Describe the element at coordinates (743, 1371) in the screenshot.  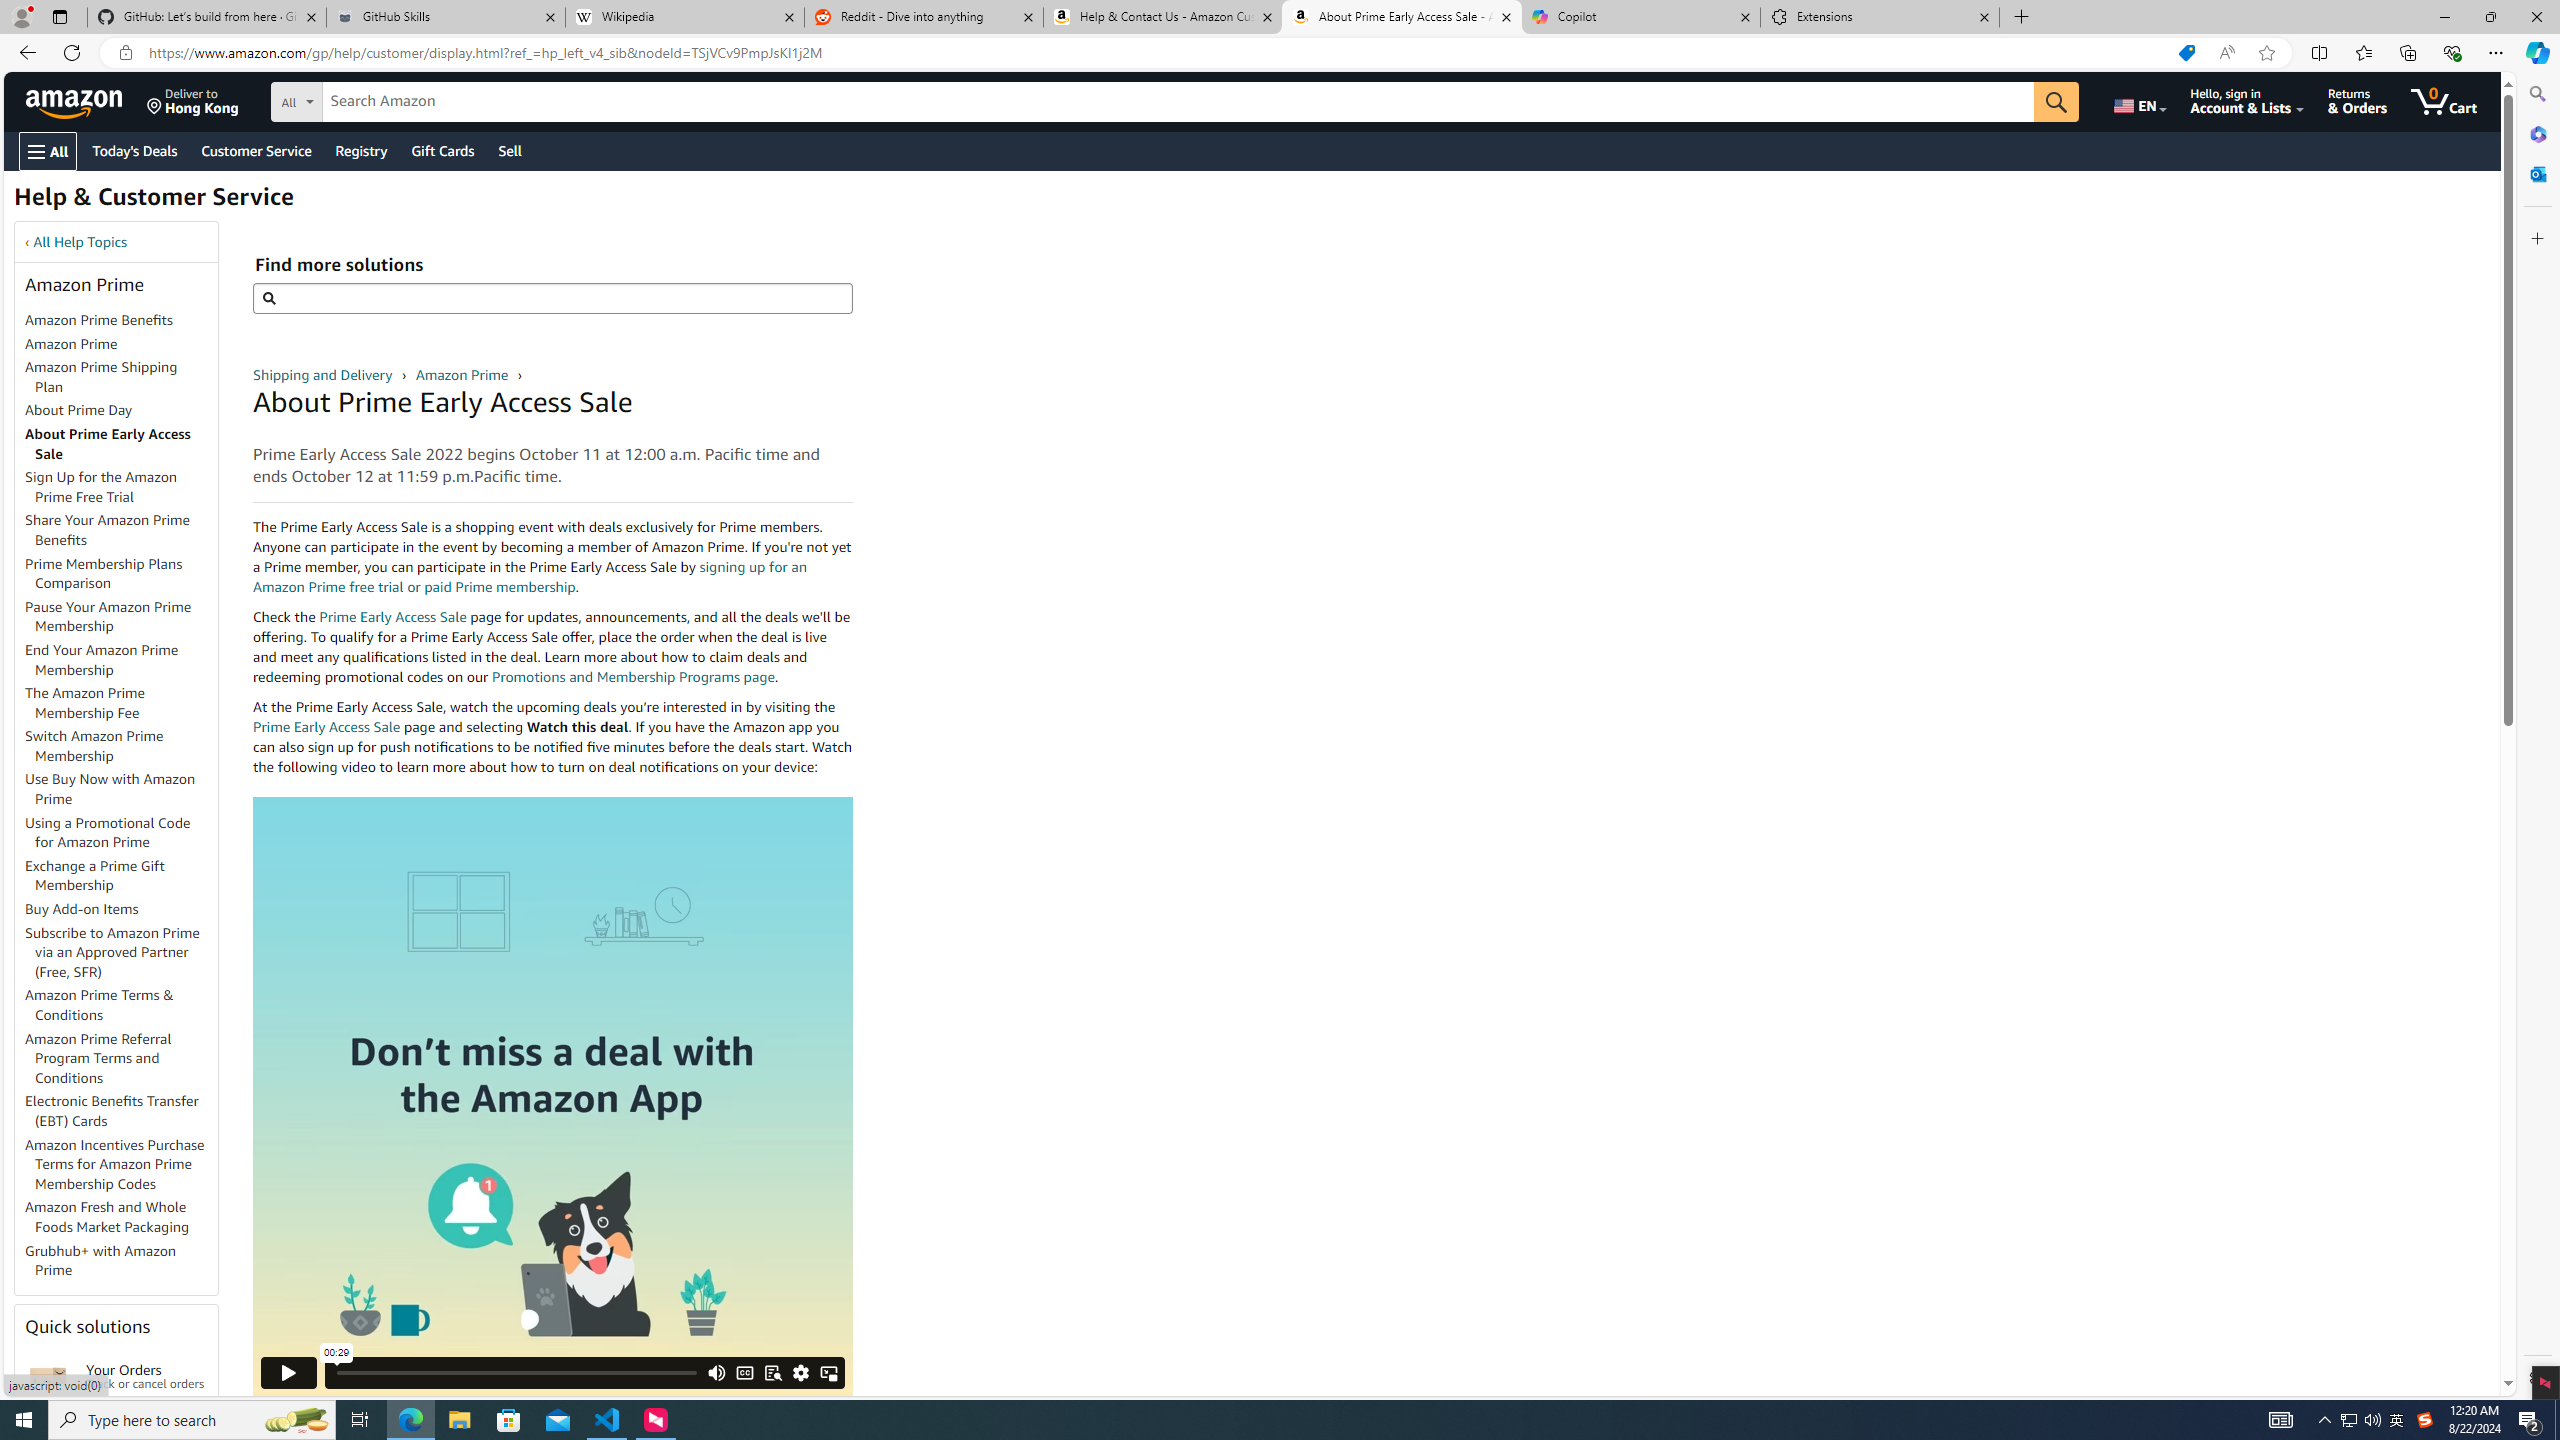
I see `'CC/Subtitles'` at that location.